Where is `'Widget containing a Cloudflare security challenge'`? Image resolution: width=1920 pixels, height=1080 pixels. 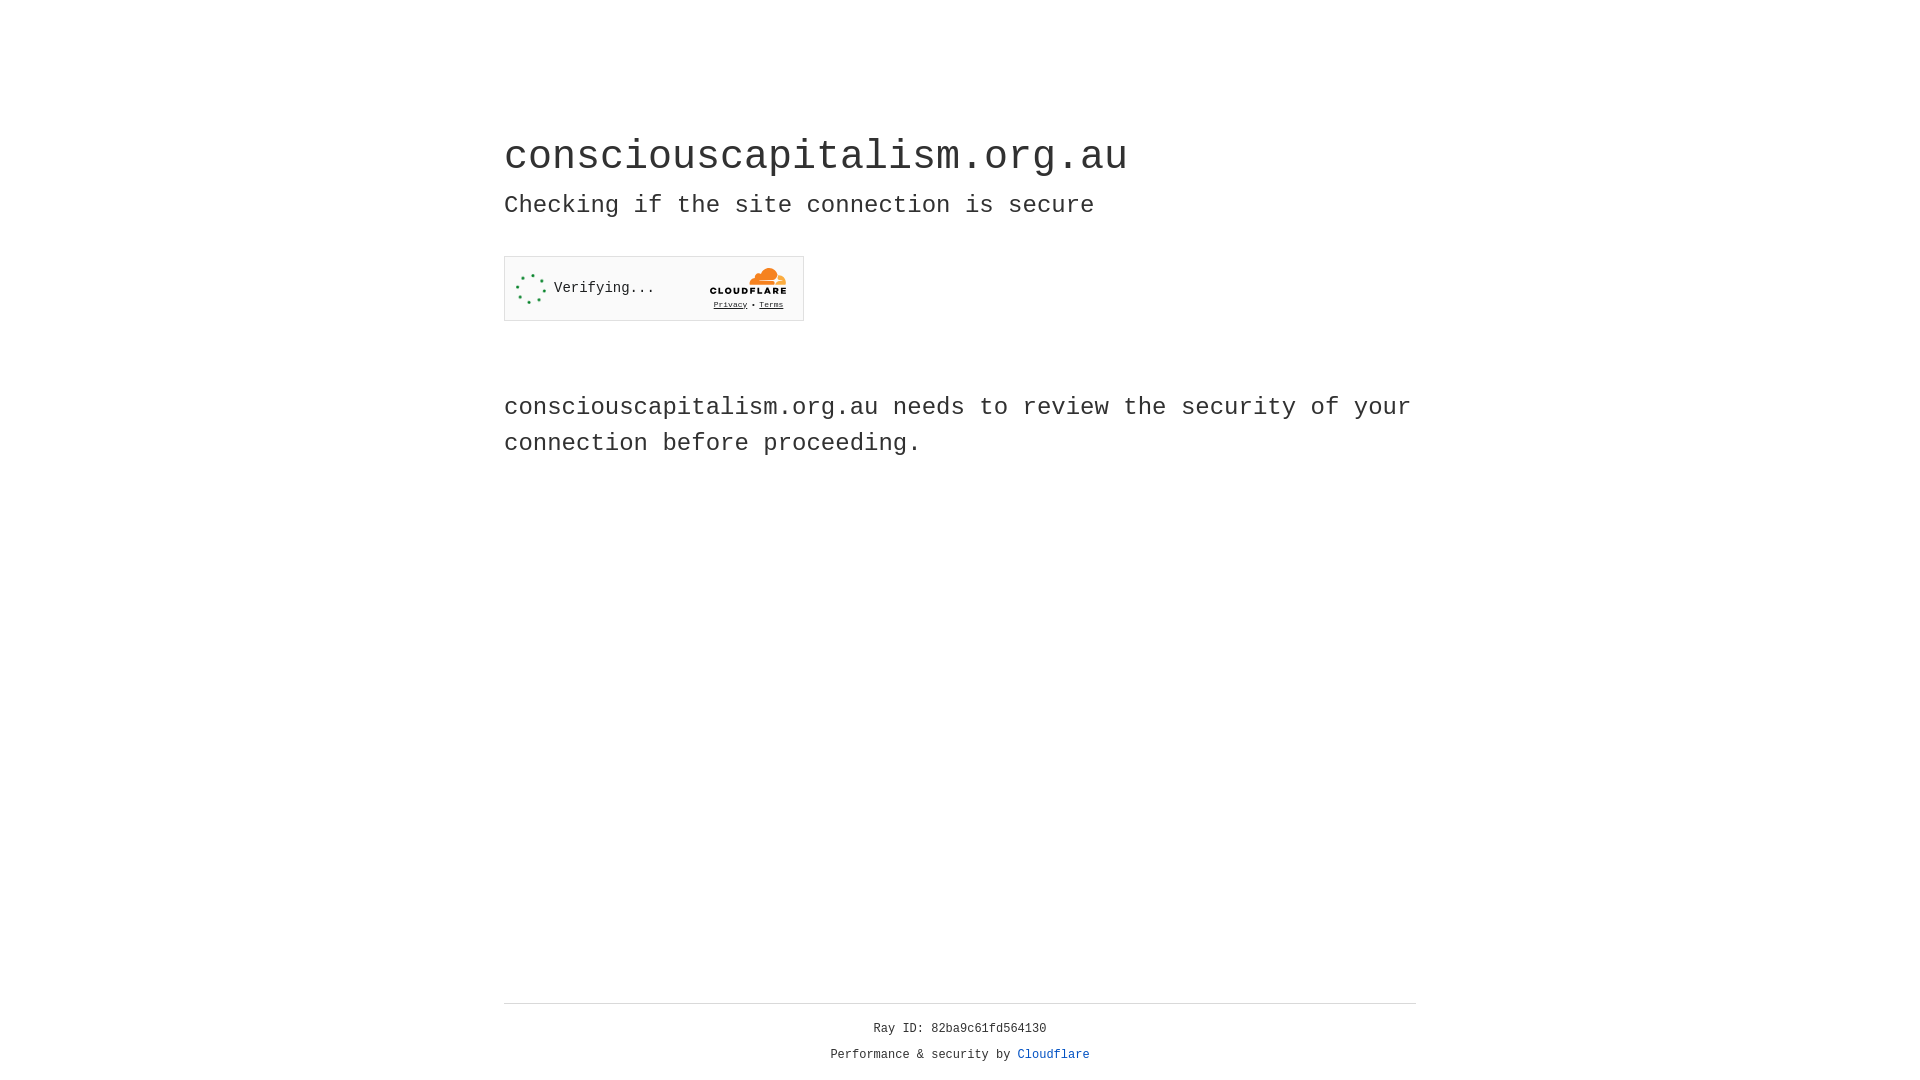 'Widget containing a Cloudflare security challenge' is located at coordinates (653, 288).